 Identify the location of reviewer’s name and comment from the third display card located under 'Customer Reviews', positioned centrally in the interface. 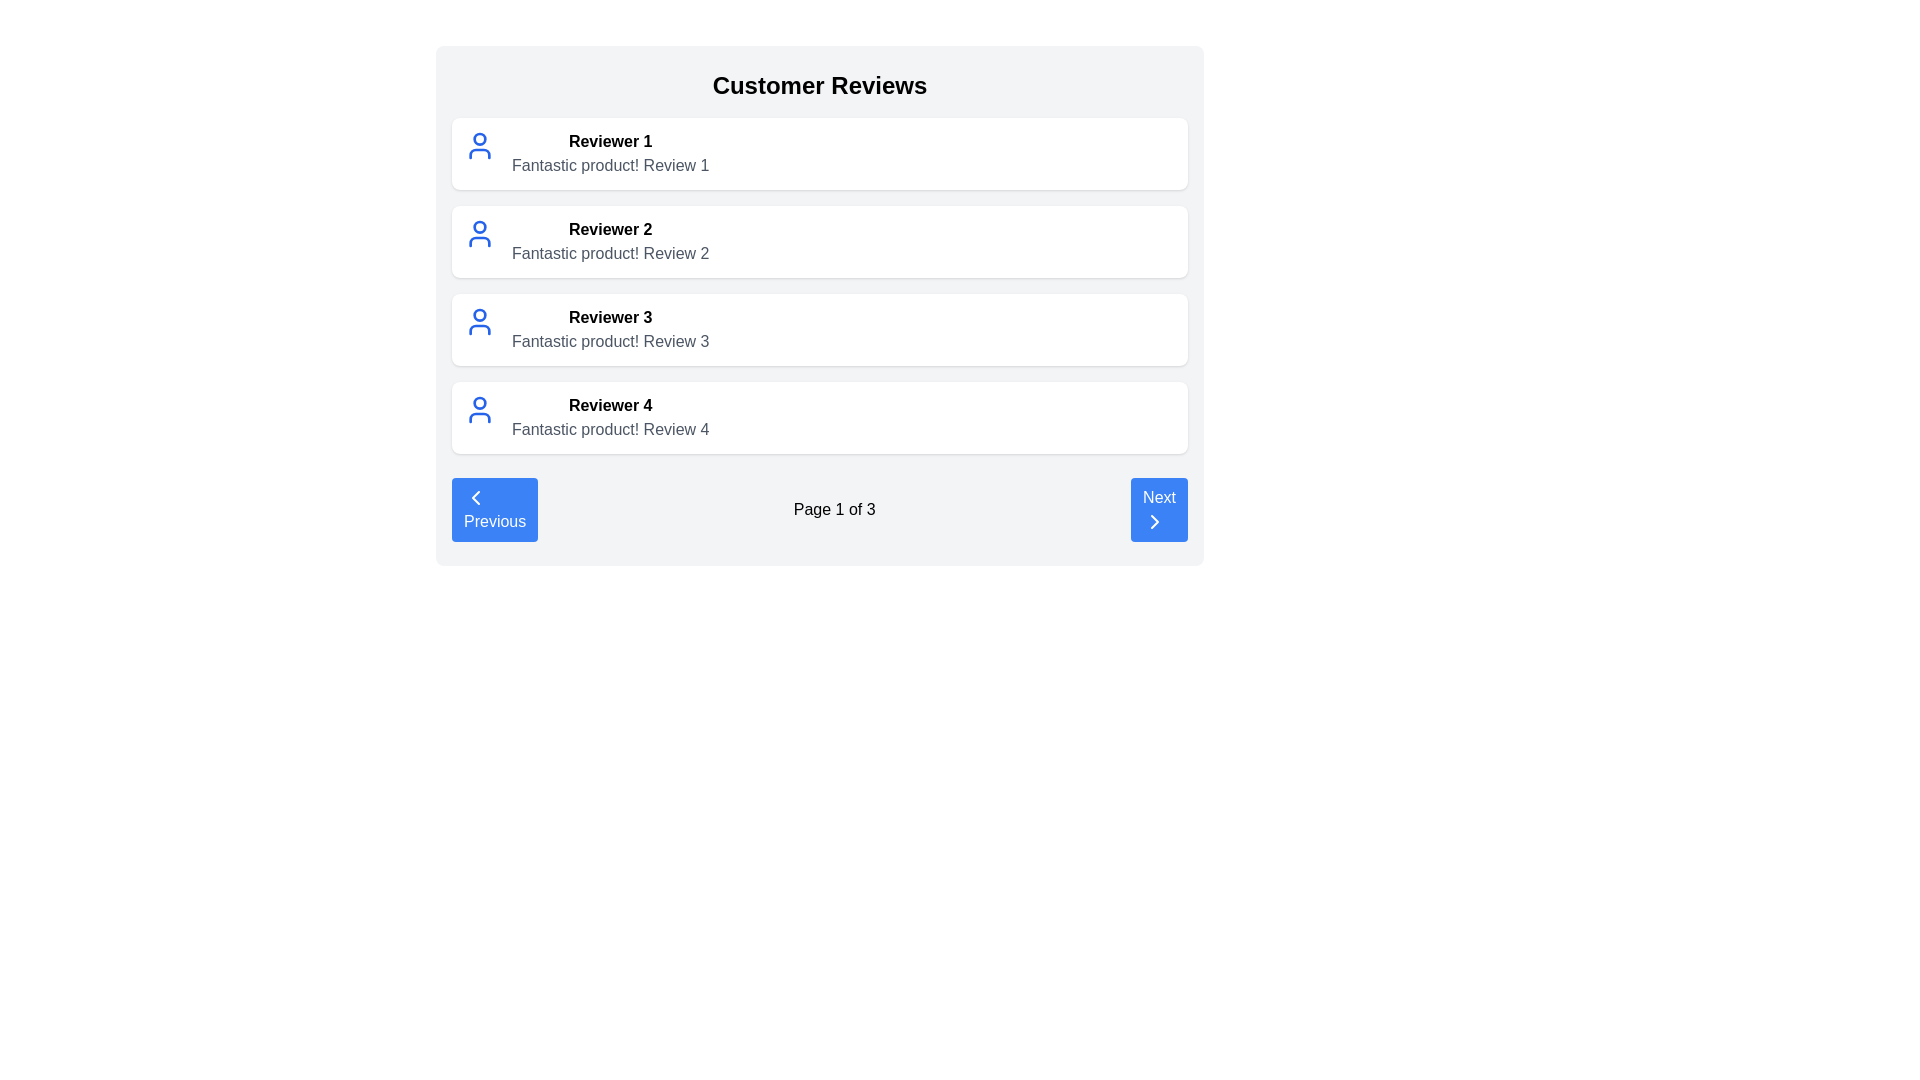
(820, 305).